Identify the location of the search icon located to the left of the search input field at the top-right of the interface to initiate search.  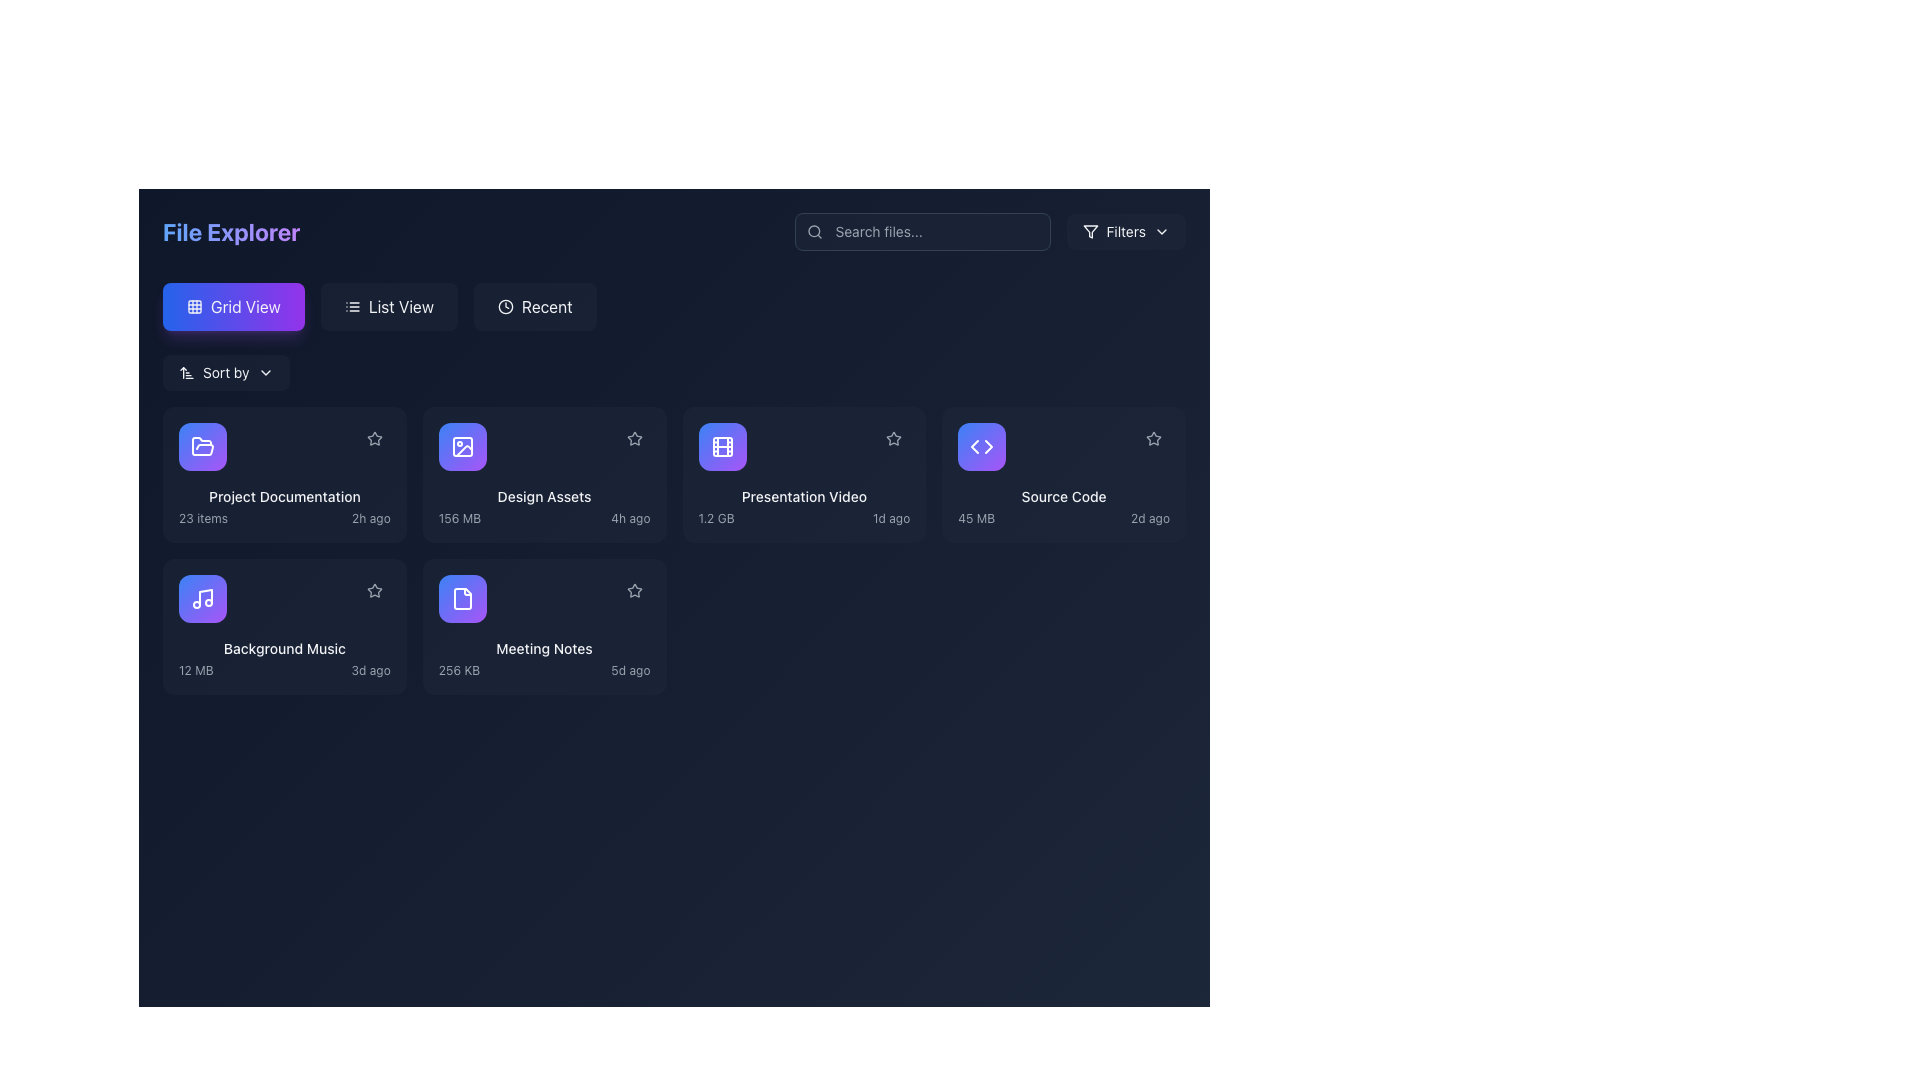
(814, 230).